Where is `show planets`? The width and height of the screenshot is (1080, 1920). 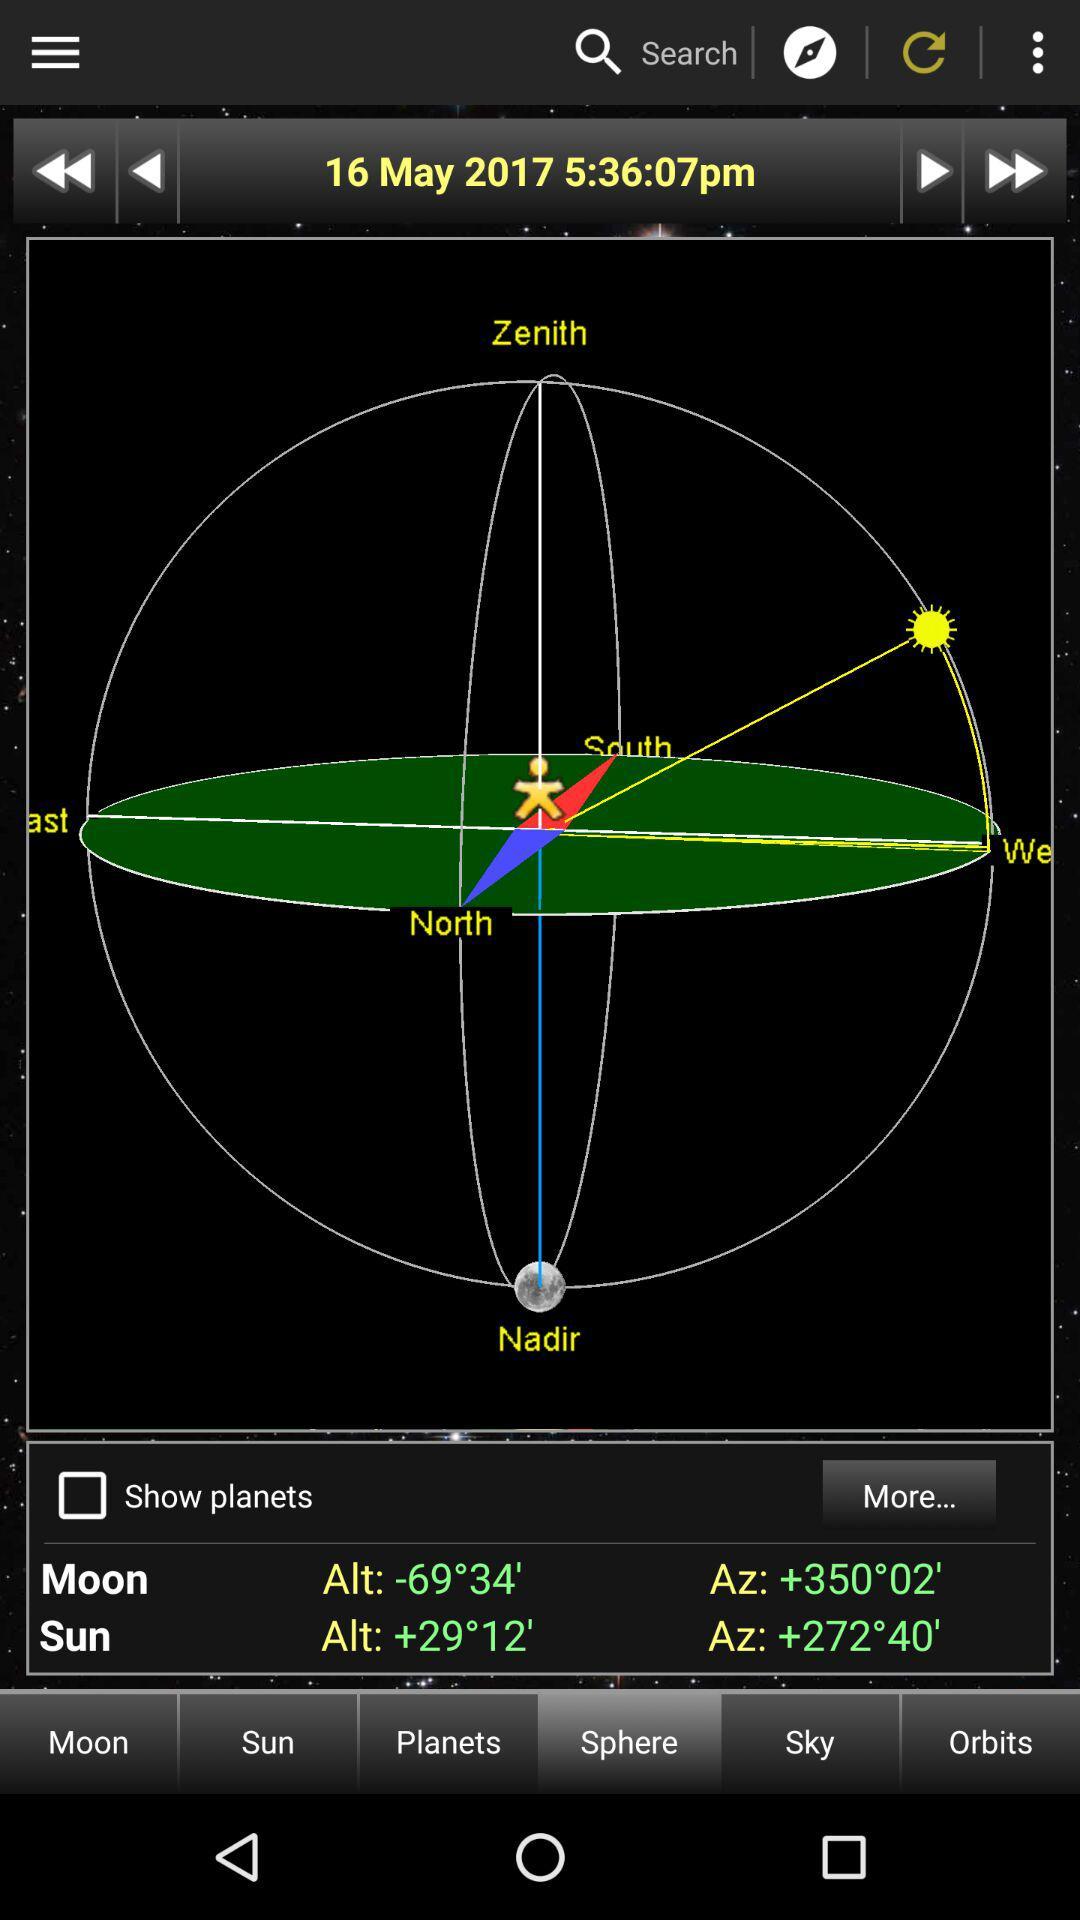 show planets is located at coordinates (81, 1495).